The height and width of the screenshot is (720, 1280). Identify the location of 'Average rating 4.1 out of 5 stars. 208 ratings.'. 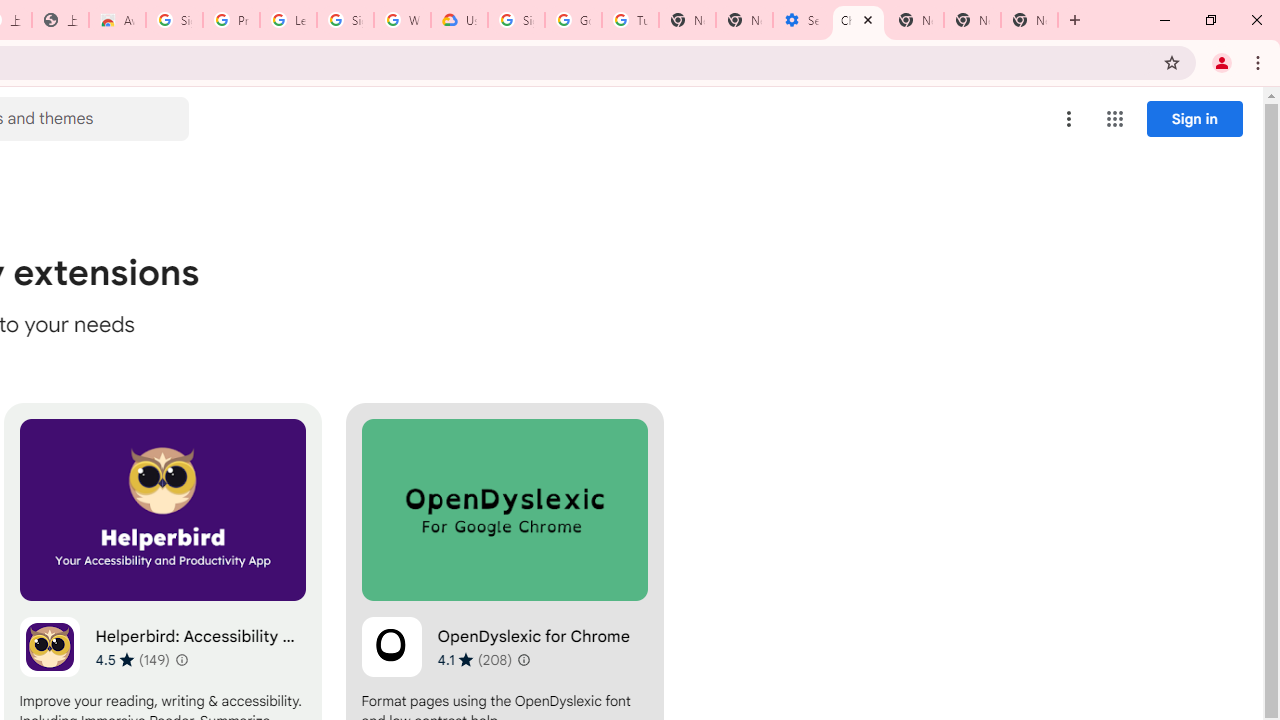
(473, 659).